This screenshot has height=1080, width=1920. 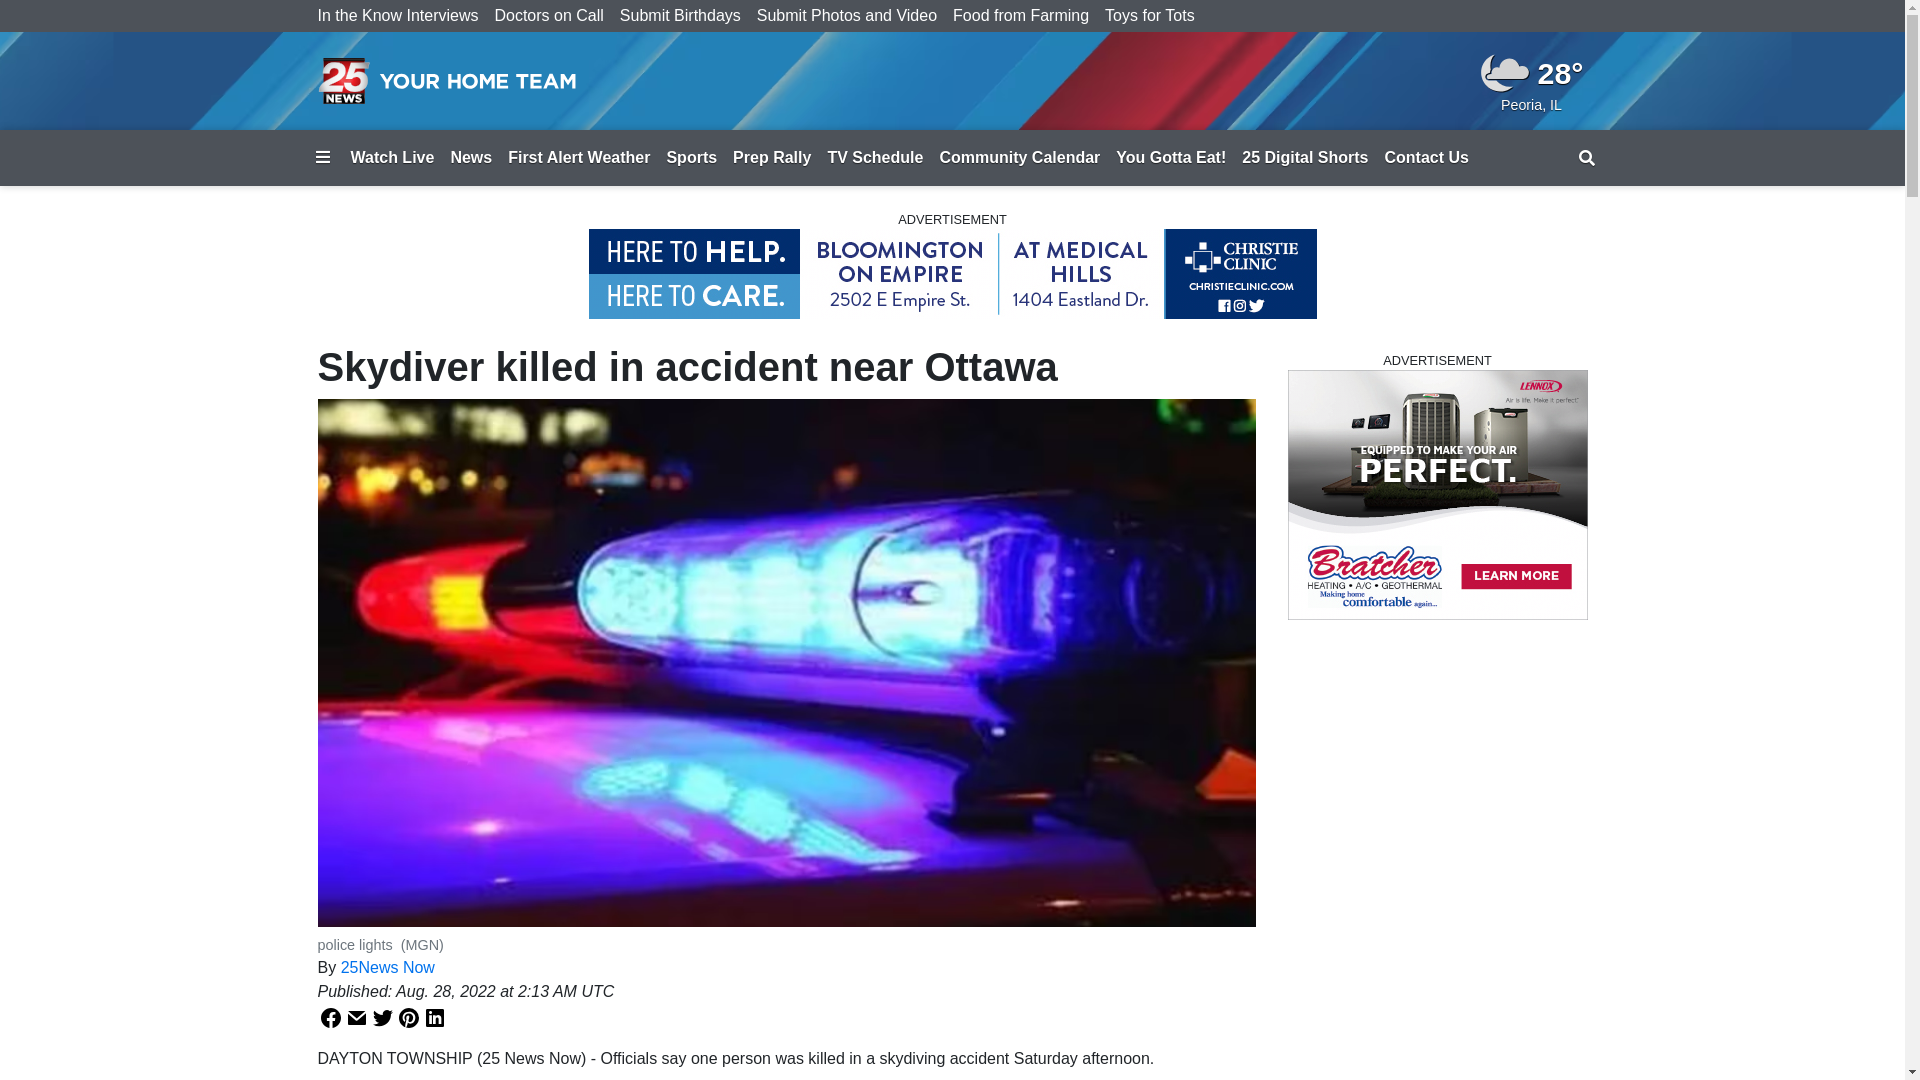 I want to click on 'Food from Farming', so click(x=1021, y=15).